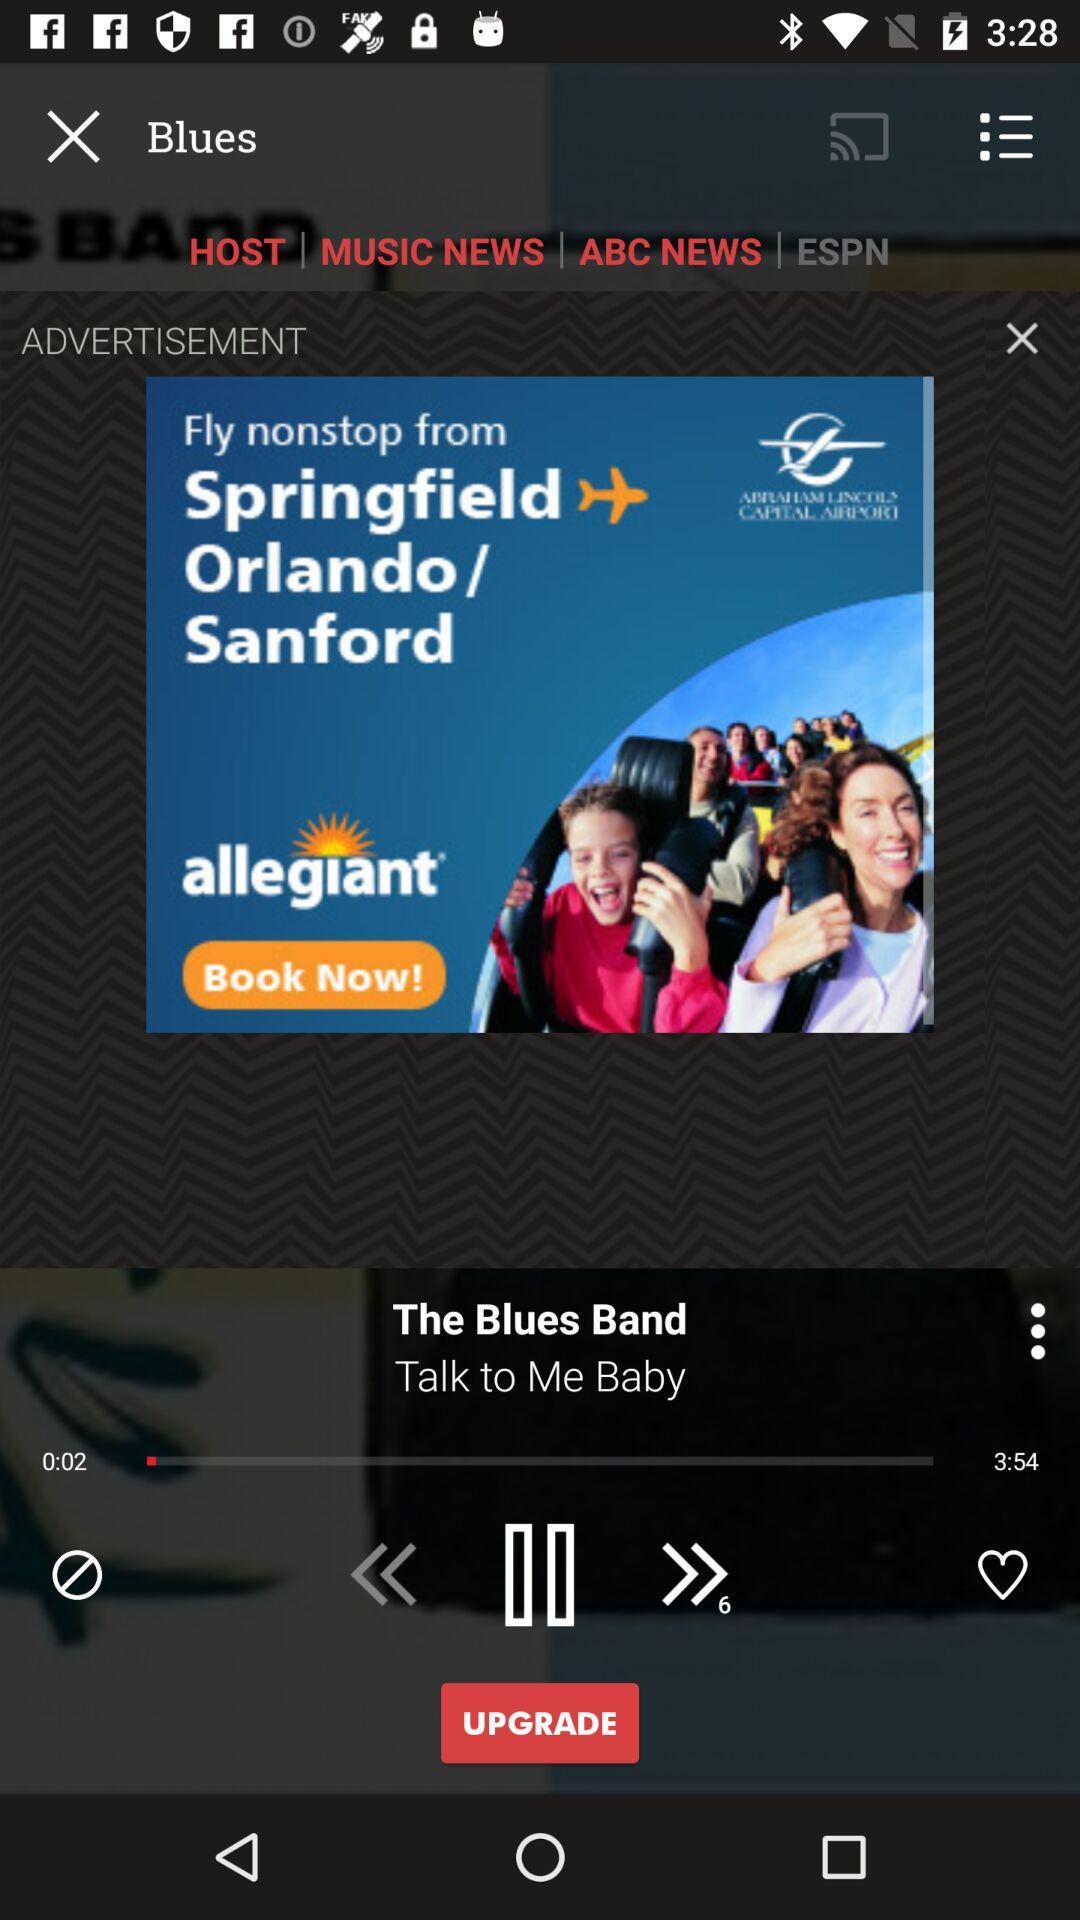 The image size is (1080, 1920). Describe the element at coordinates (72, 135) in the screenshot. I see `the close icon` at that location.